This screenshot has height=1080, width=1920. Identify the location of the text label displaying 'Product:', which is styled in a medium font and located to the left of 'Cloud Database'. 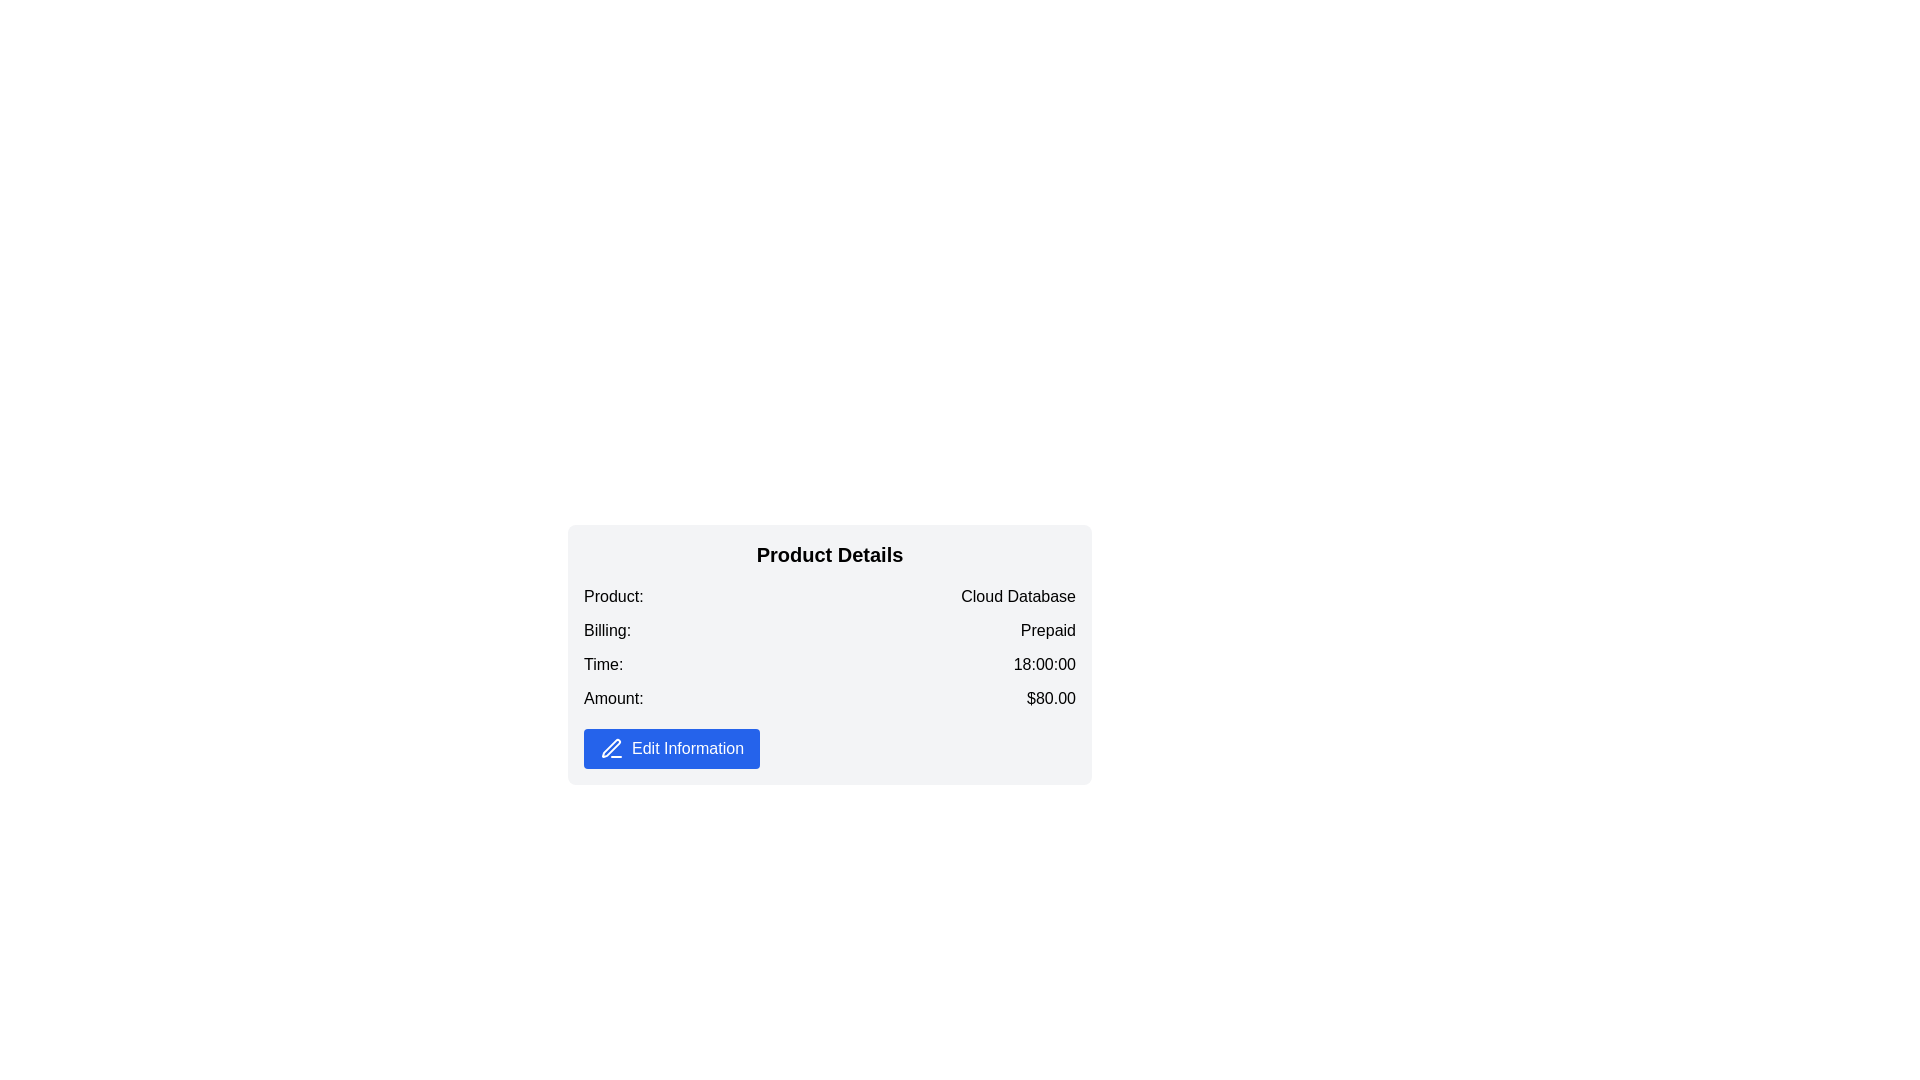
(612, 596).